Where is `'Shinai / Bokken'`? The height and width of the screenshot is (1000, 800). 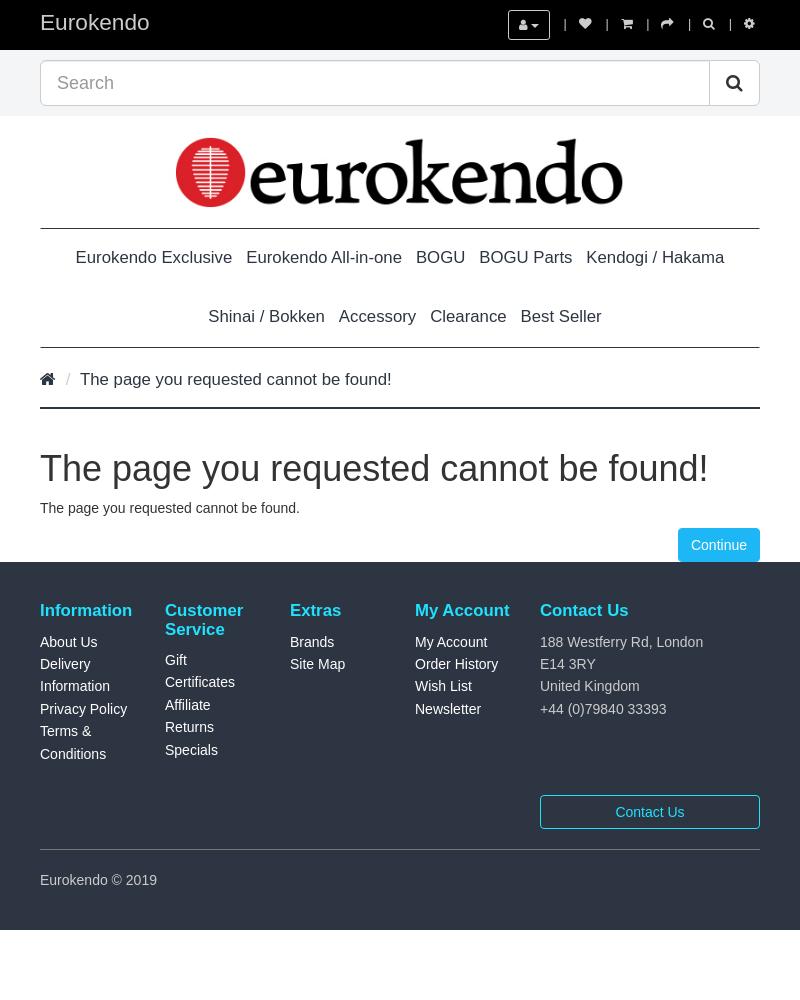 'Shinai / Bokken' is located at coordinates (265, 314).